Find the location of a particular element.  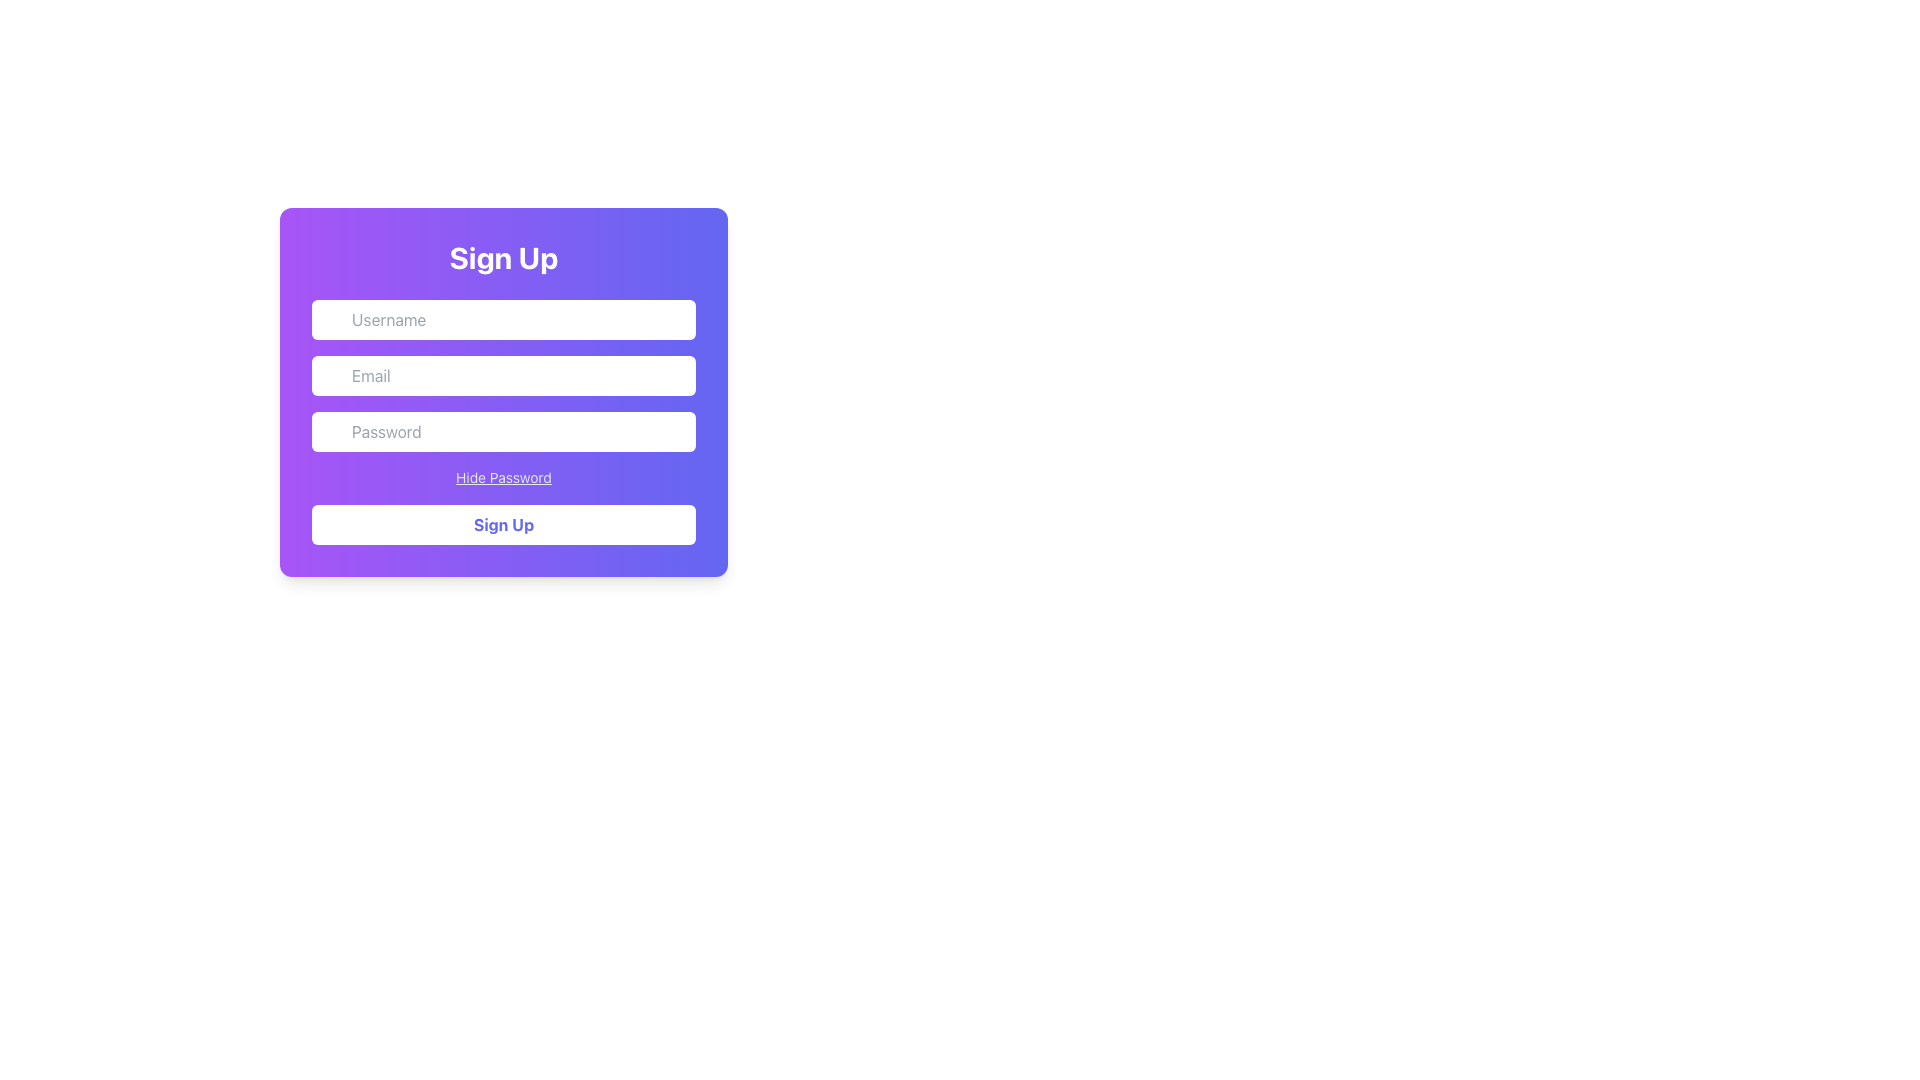

the password input field by tabbing to it, which is the third input field in the form layout situated below the 'Username' and 'Email' fields is located at coordinates (504, 431).